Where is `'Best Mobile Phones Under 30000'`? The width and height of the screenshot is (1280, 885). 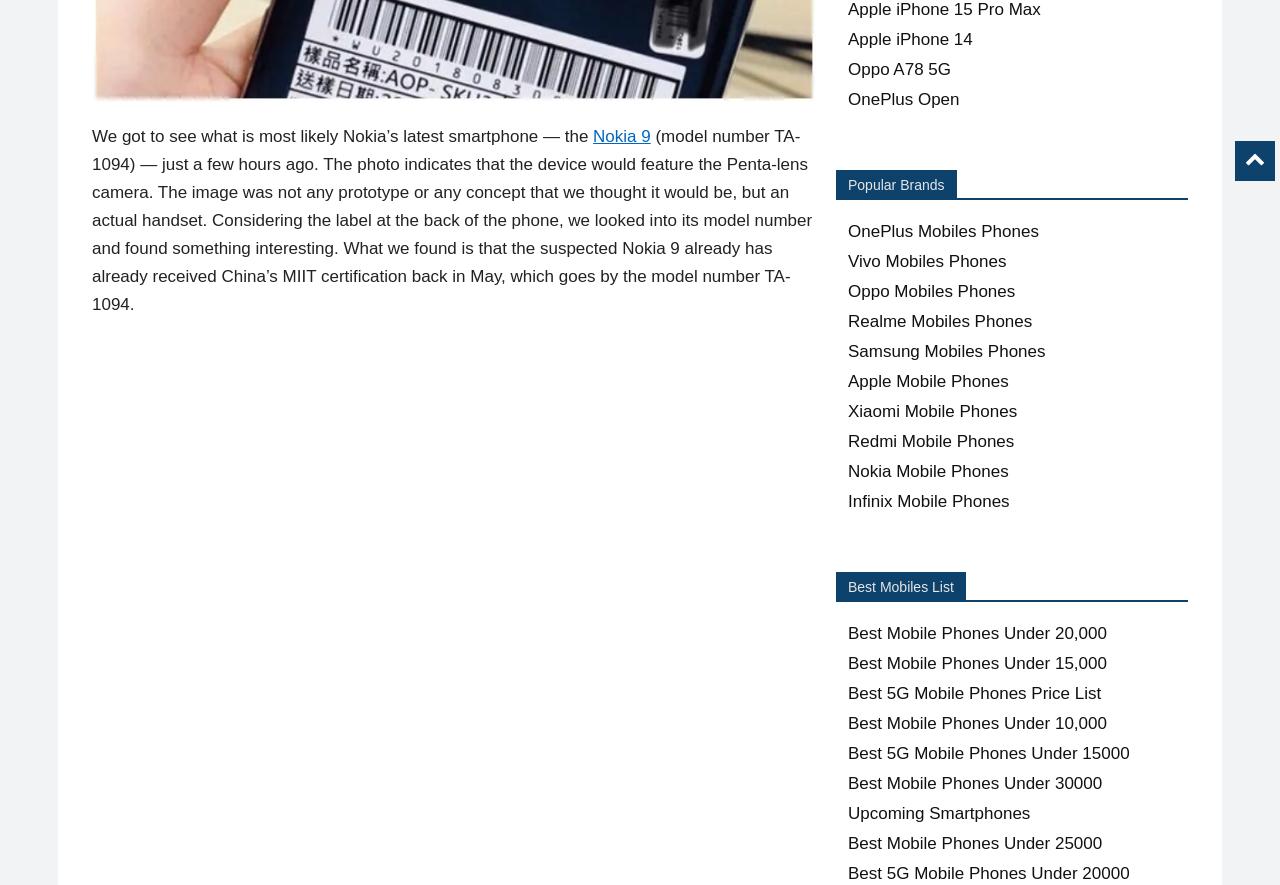 'Best Mobile Phones Under 30000' is located at coordinates (974, 782).